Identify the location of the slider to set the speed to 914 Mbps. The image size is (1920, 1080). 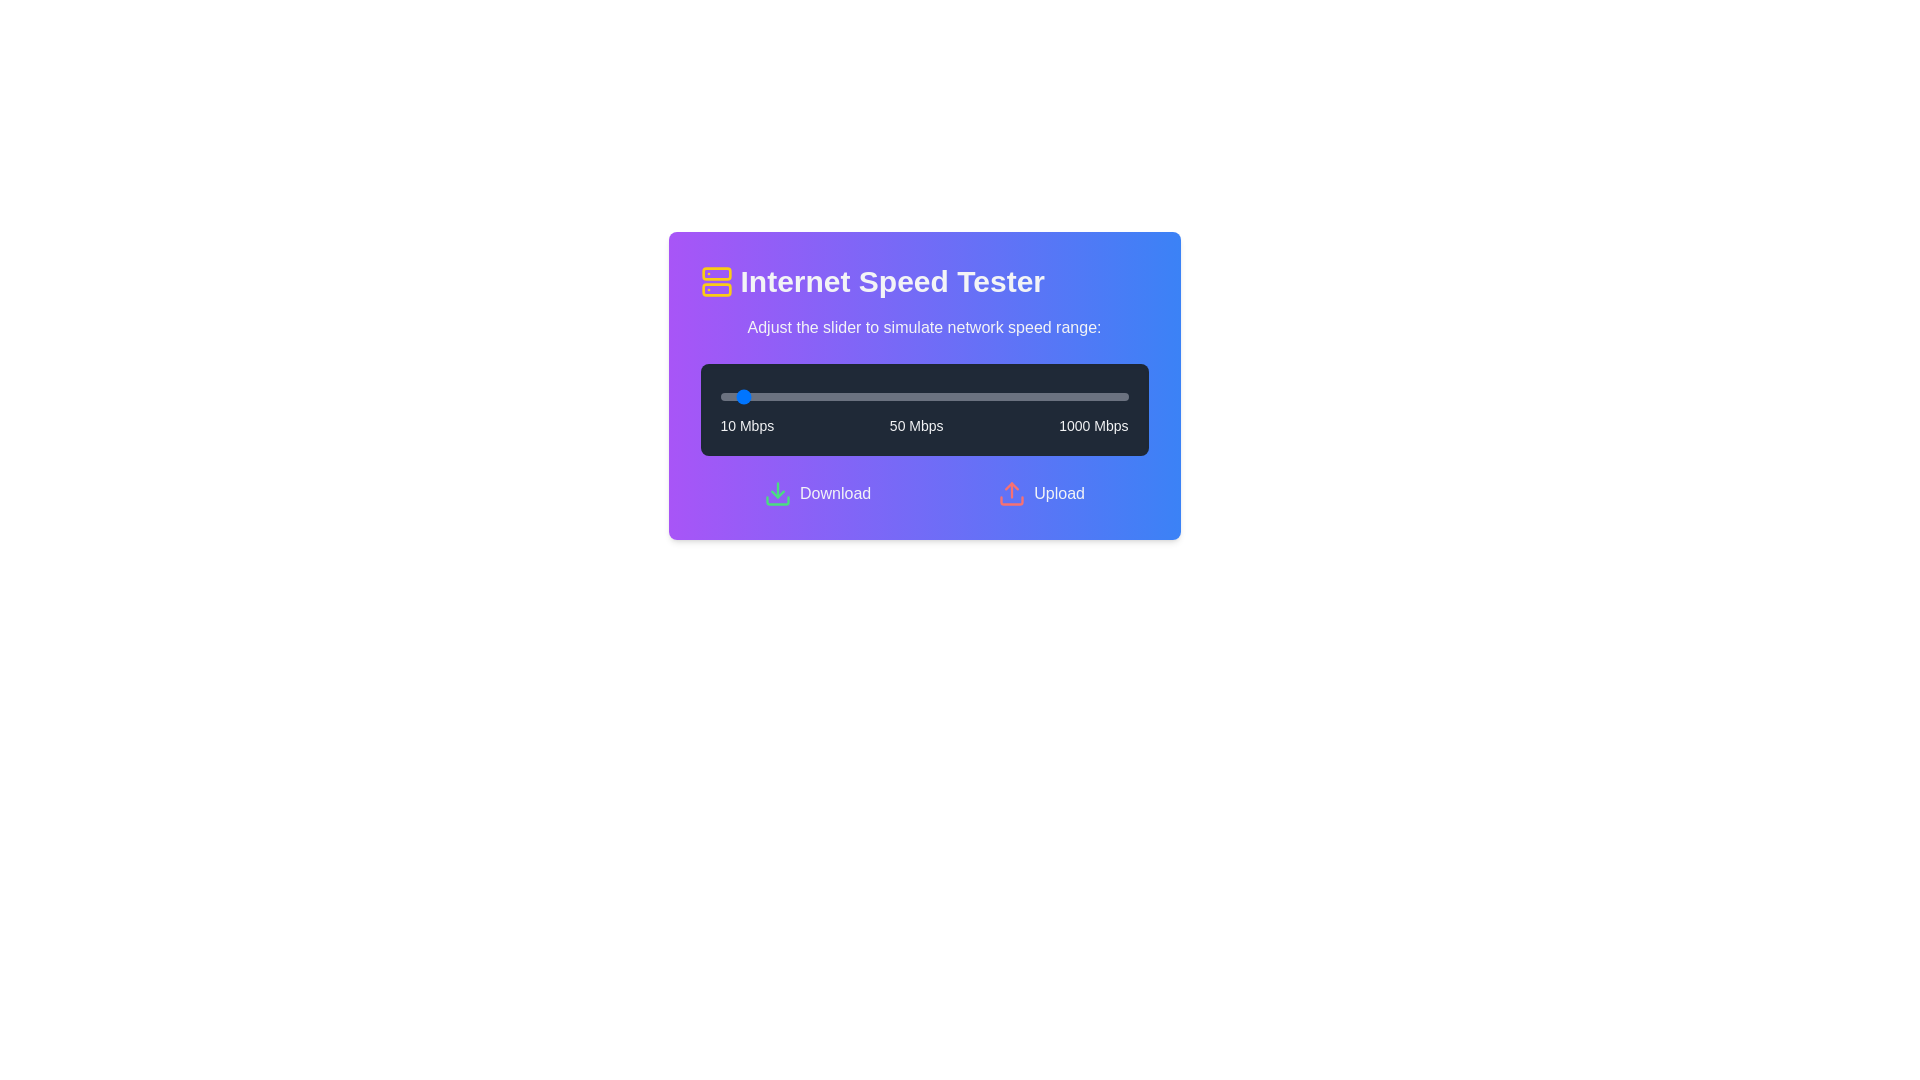
(1092, 397).